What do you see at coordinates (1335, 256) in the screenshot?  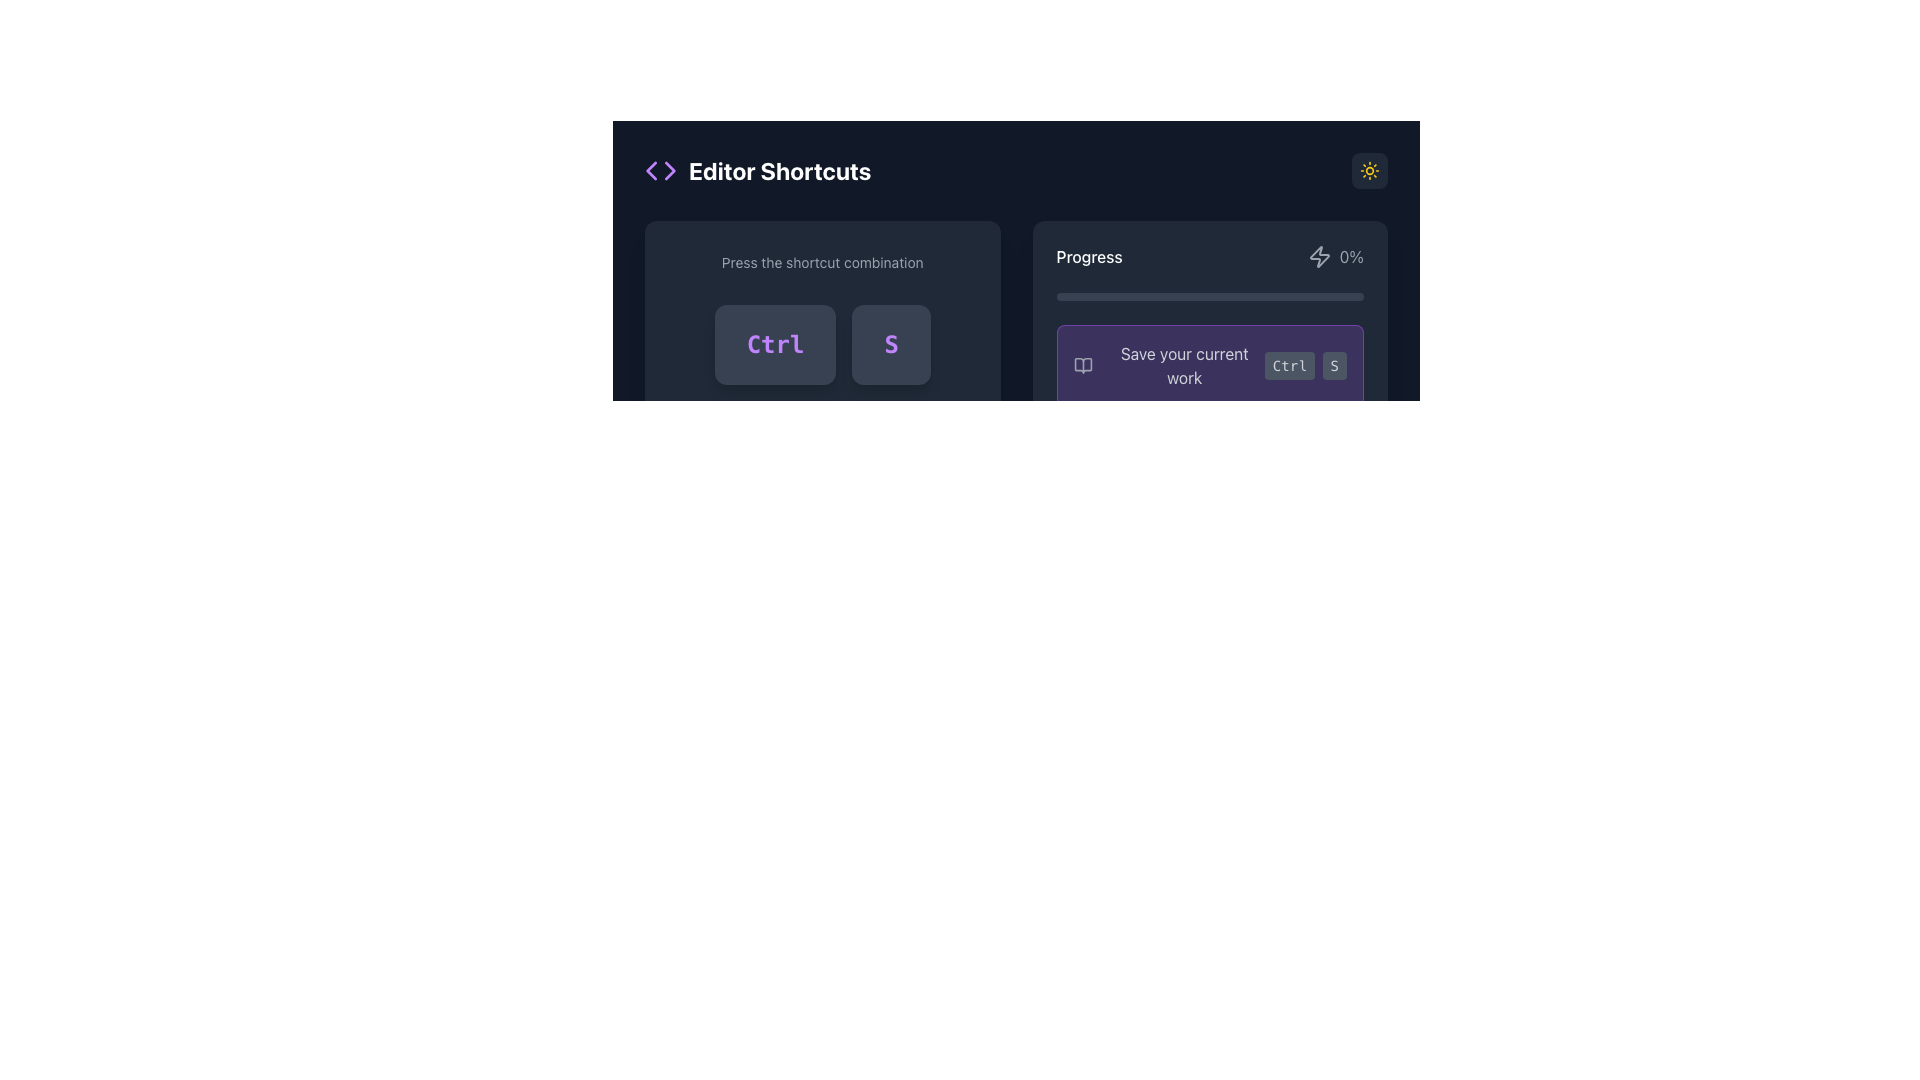 I see `percentage value displayed next to the lightning bolt icon, which shows '0%' in gray color at the top right corner of the 'Progress' section` at bounding box center [1335, 256].